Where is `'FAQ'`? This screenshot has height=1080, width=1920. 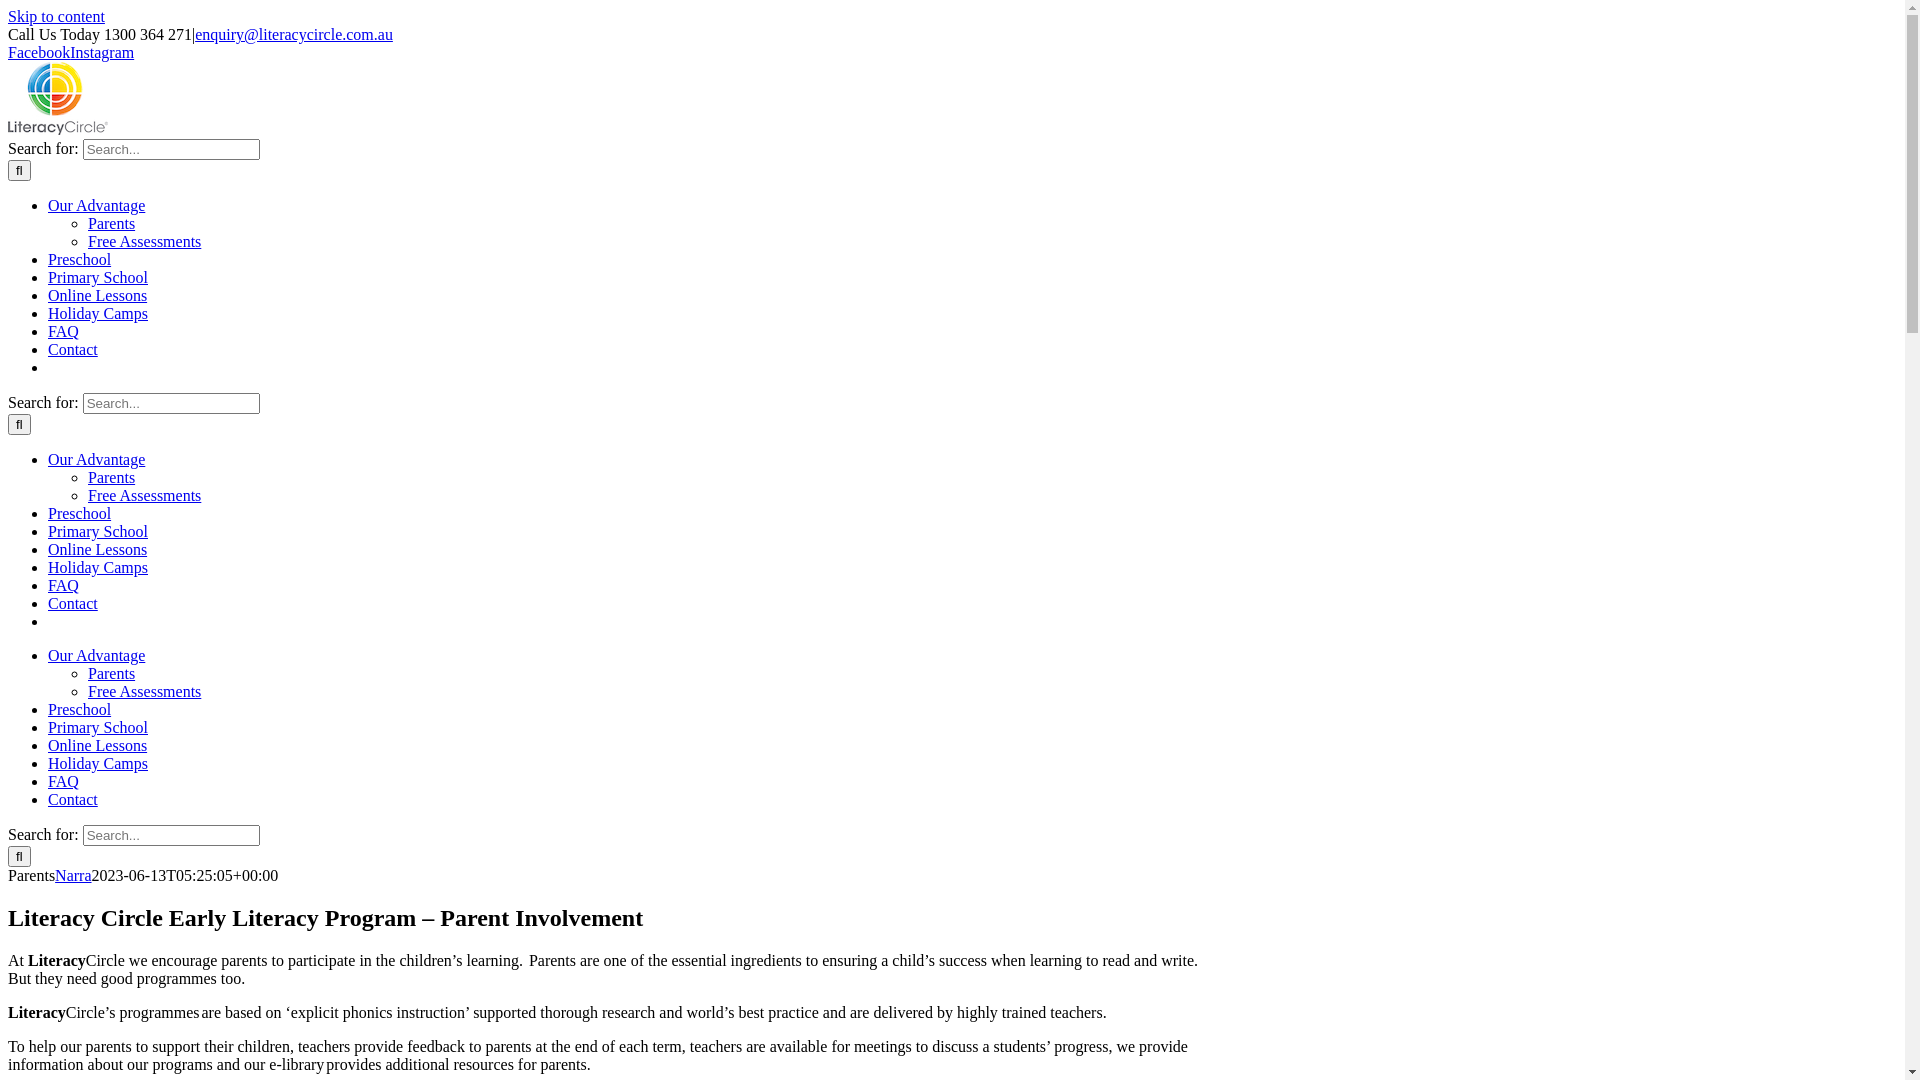 'FAQ' is located at coordinates (63, 585).